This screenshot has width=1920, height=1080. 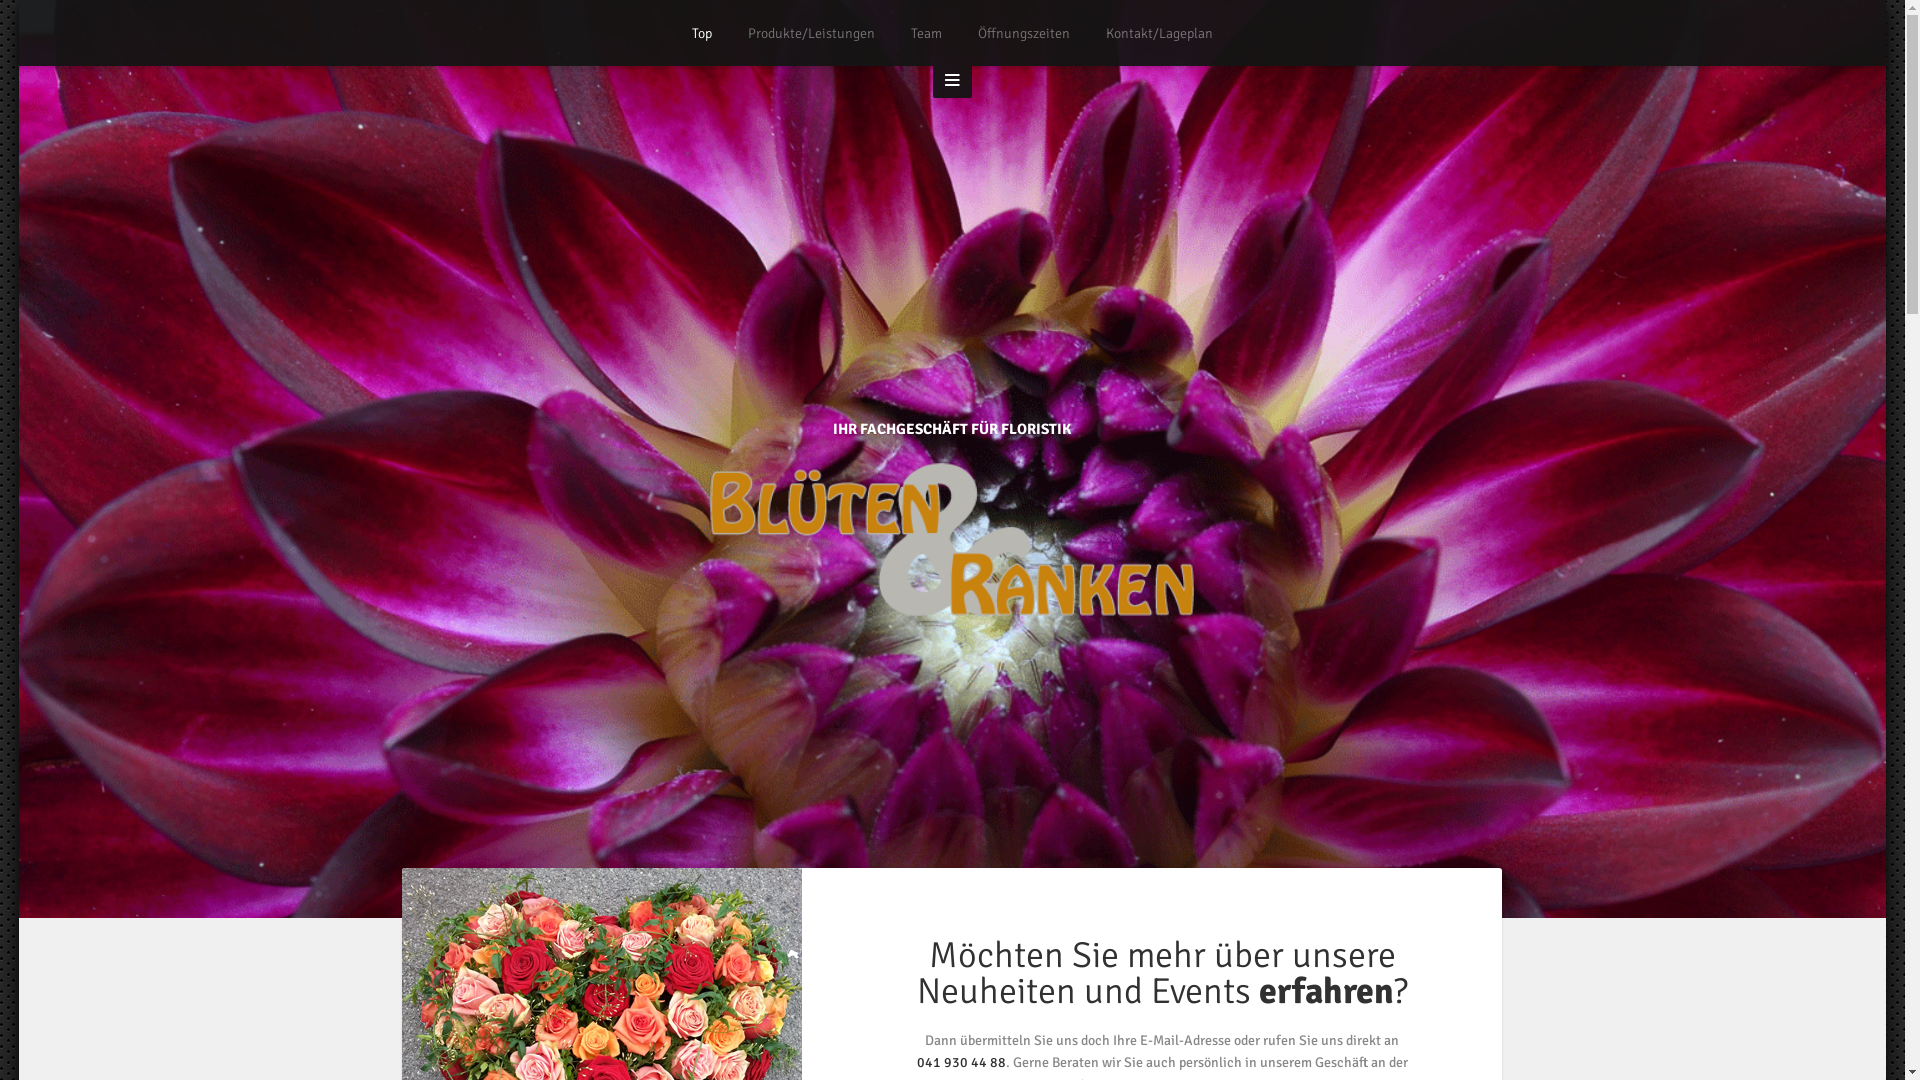 I want to click on 'Produkte/Leistungen', so click(x=747, y=33).